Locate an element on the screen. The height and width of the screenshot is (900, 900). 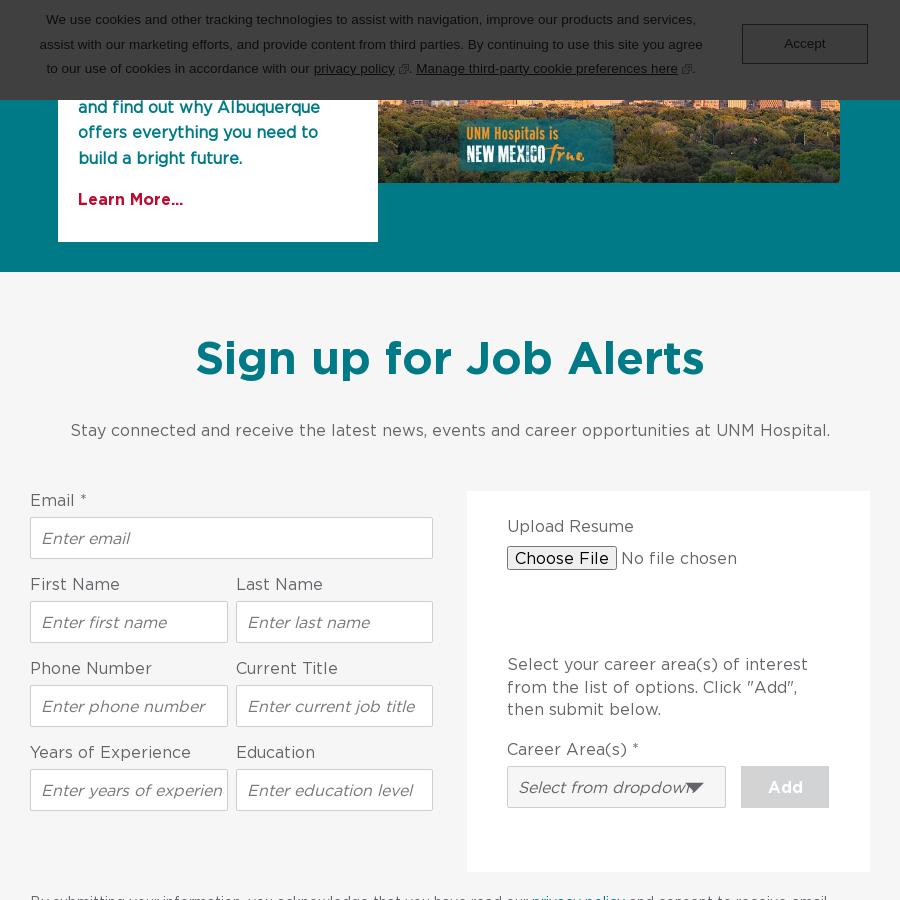
'Career Area(s)' is located at coordinates (566, 747).